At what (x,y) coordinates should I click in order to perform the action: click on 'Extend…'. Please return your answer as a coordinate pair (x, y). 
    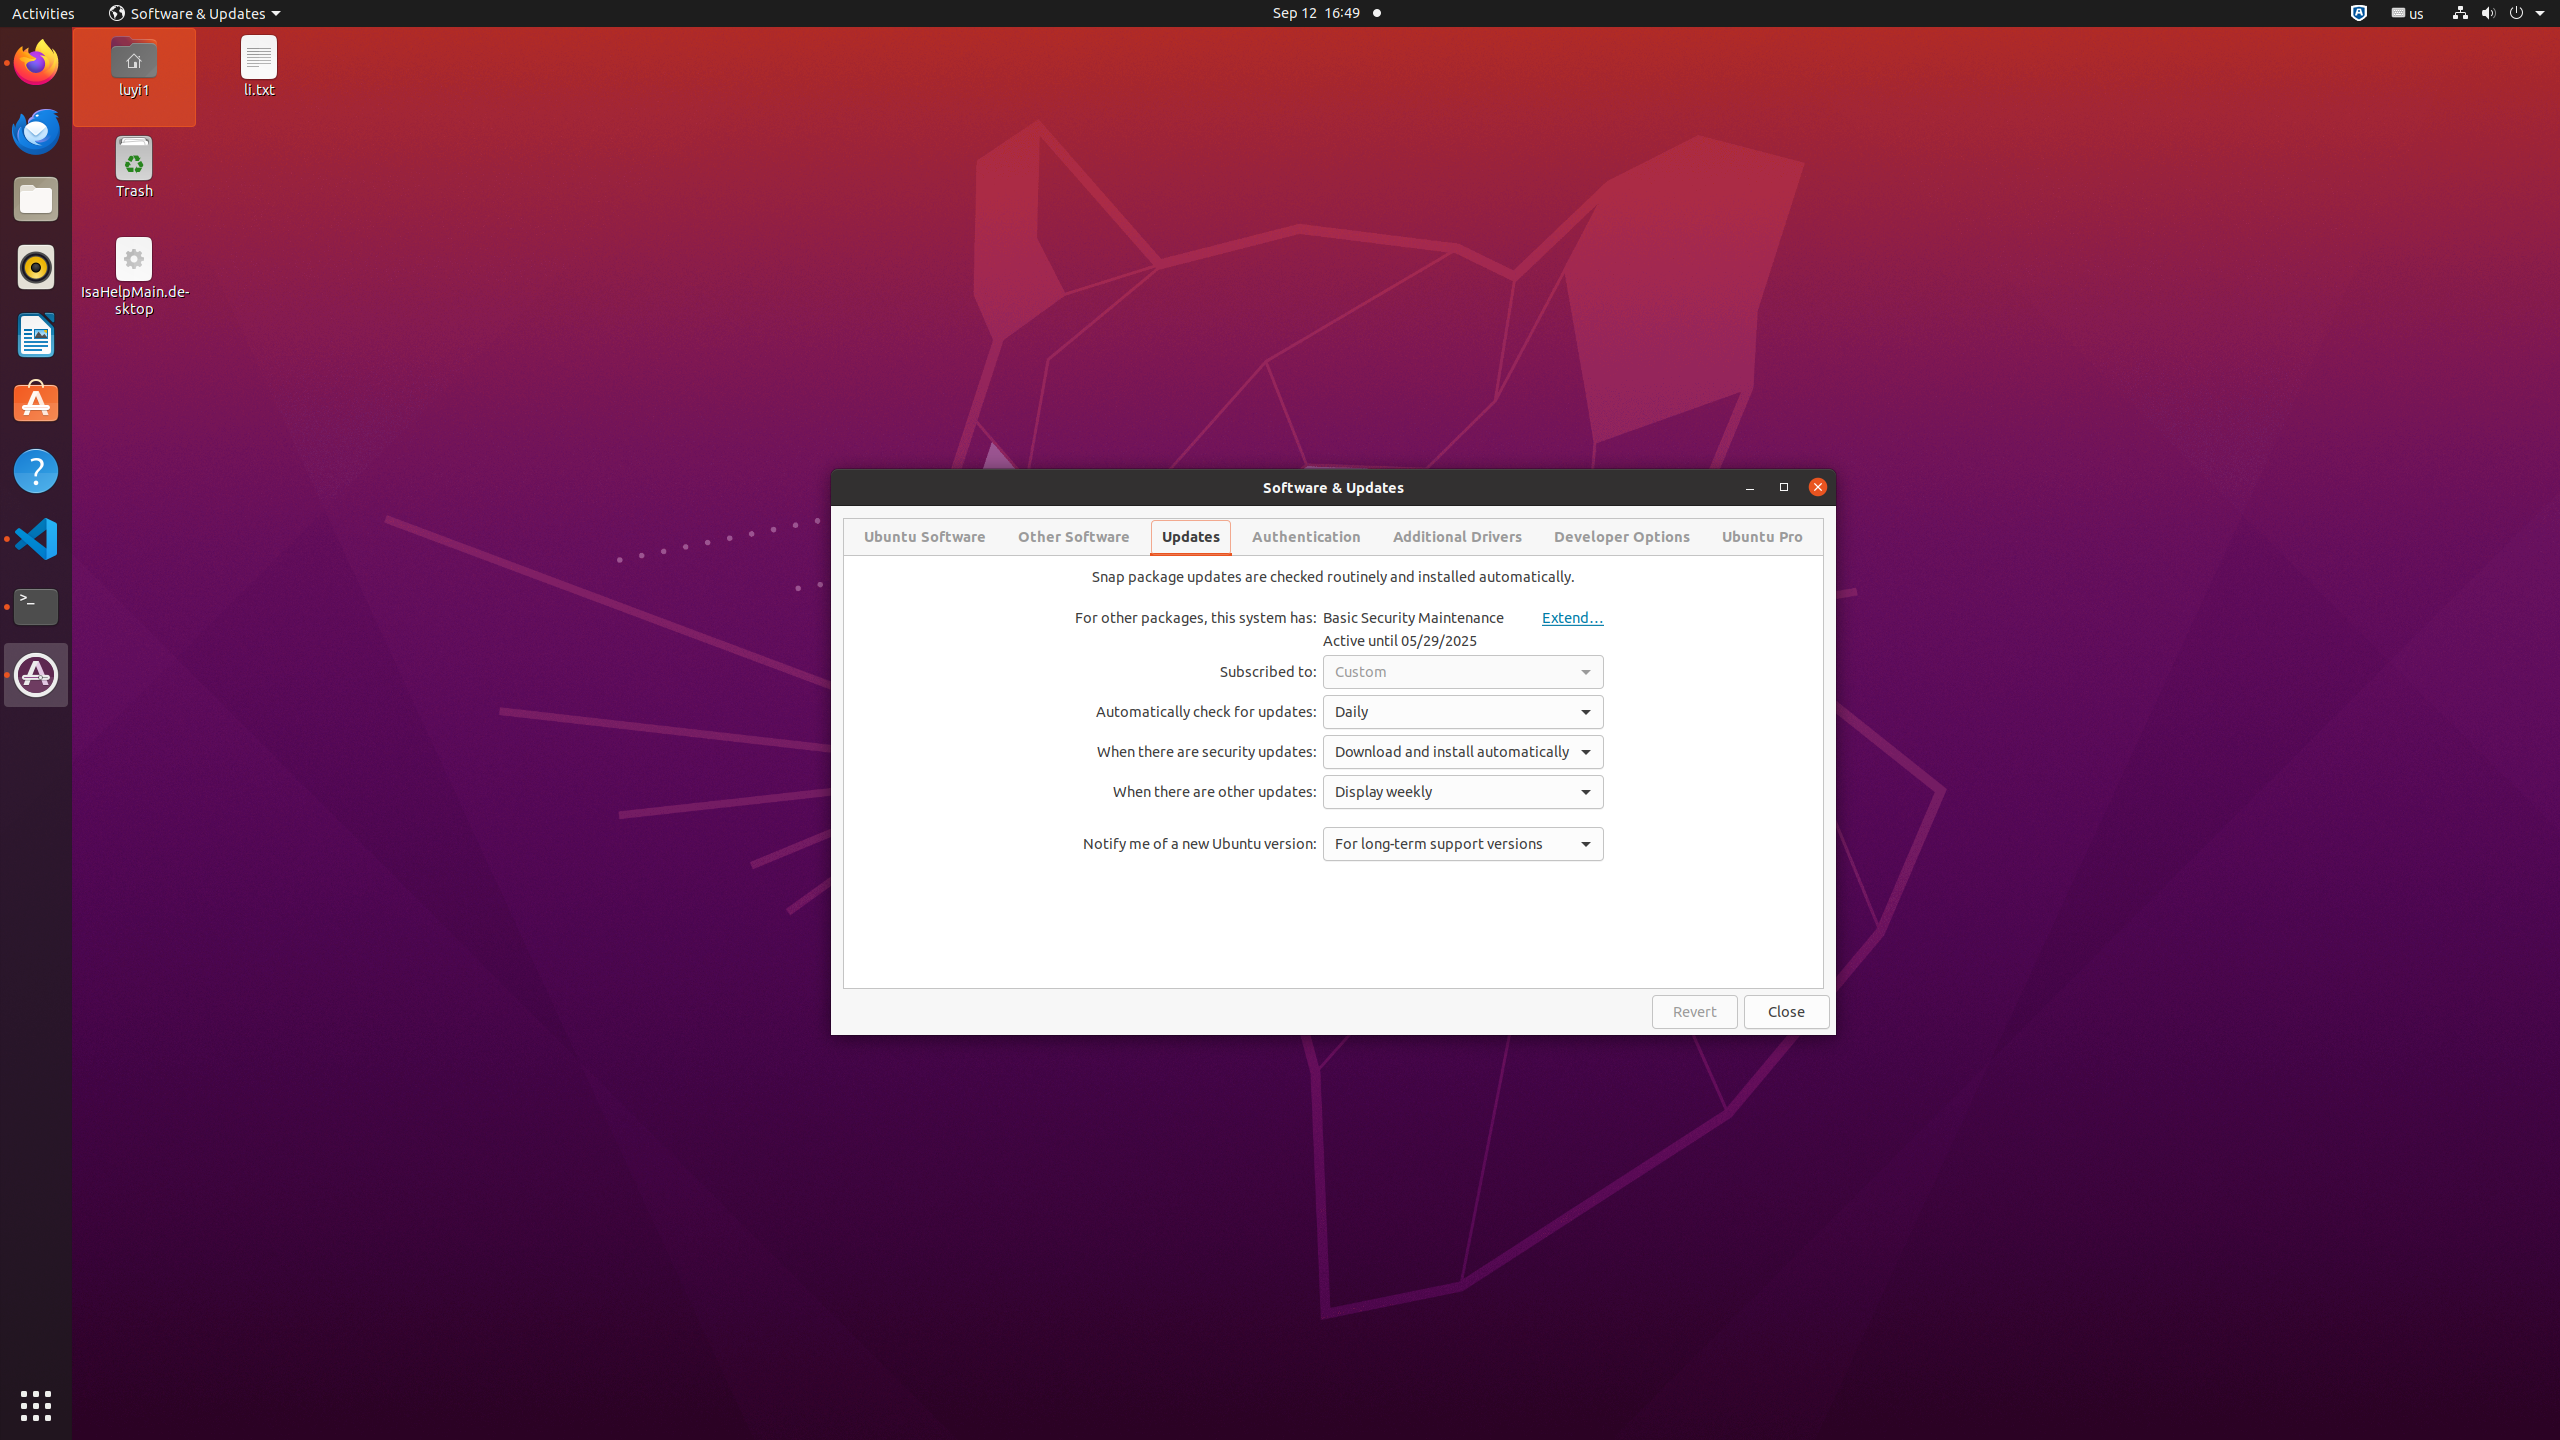
    Looking at the image, I should click on (1556, 616).